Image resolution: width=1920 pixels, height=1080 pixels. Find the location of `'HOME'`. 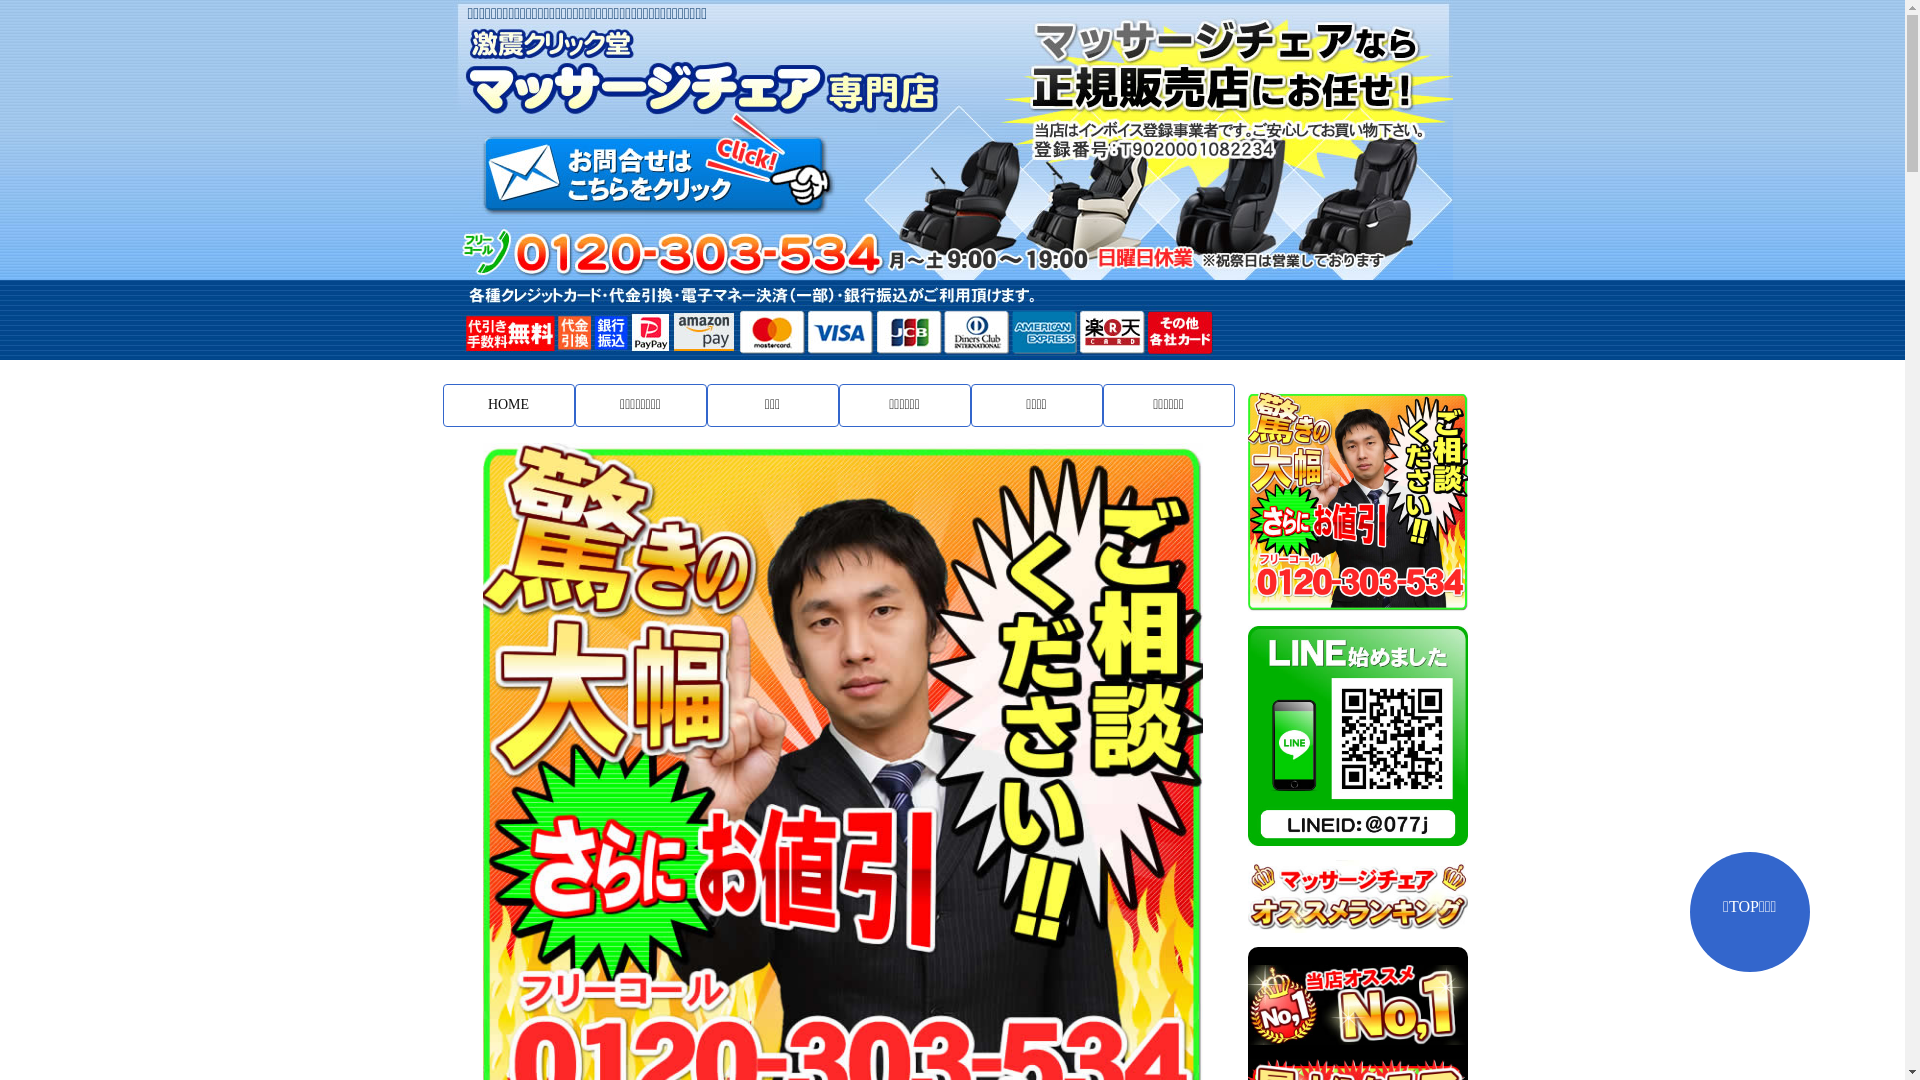

'HOME' is located at coordinates (508, 405).